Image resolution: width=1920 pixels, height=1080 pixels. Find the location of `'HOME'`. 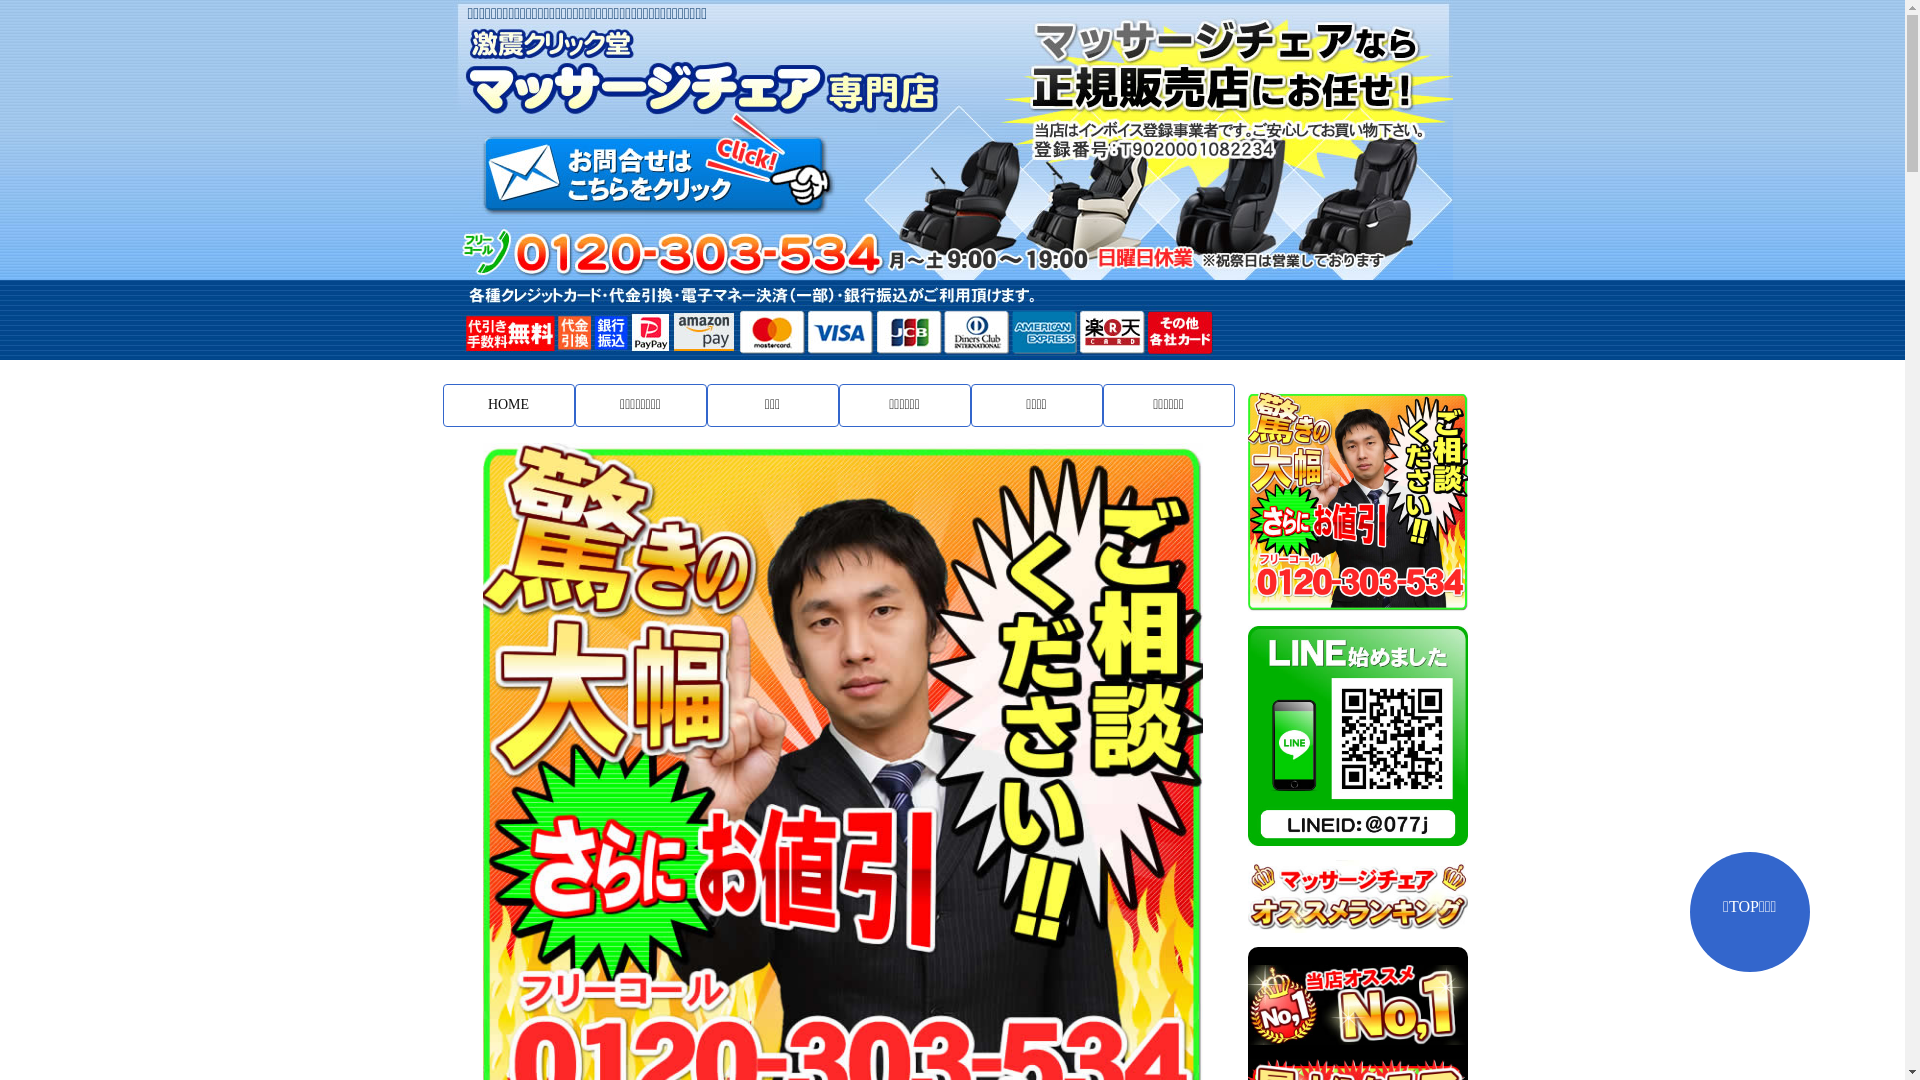

'HOME' is located at coordinates (508, 405).